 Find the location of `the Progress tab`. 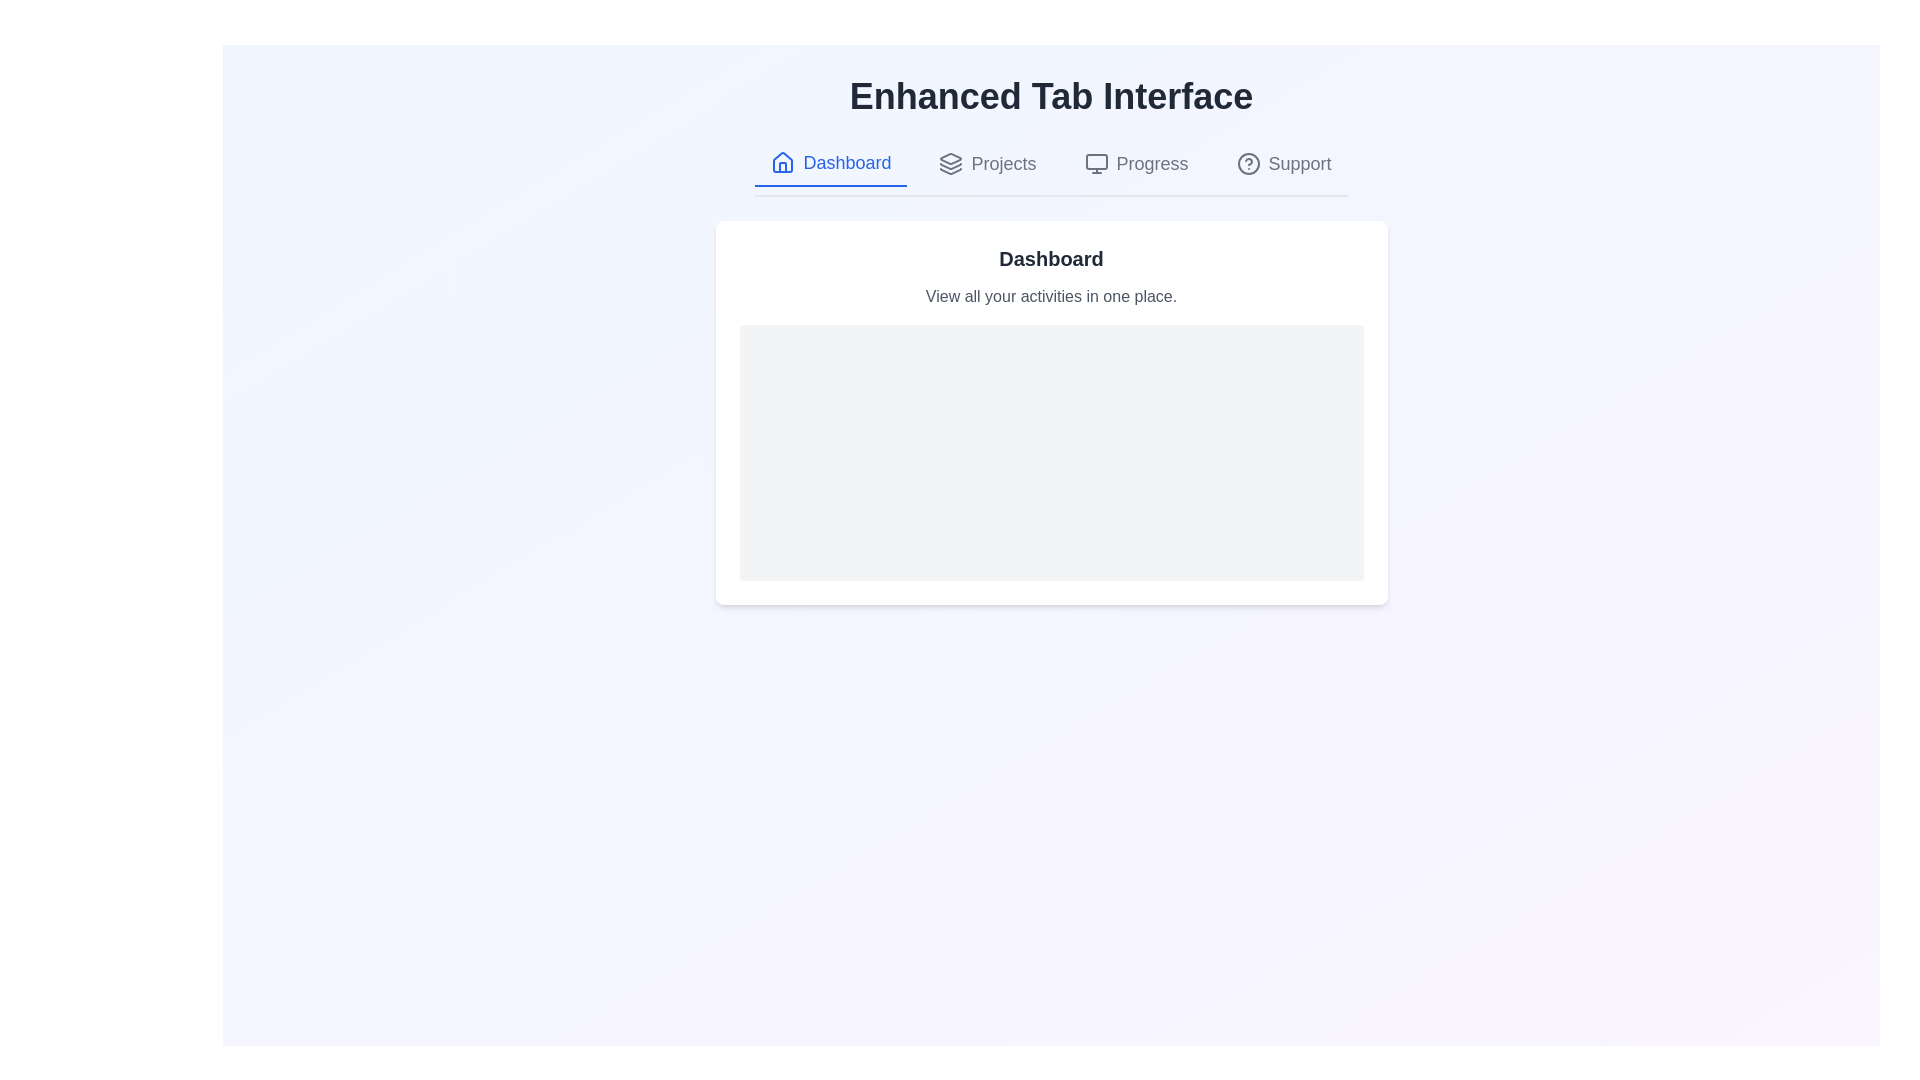

the Progress tab is located at coordinates (1136, 163).